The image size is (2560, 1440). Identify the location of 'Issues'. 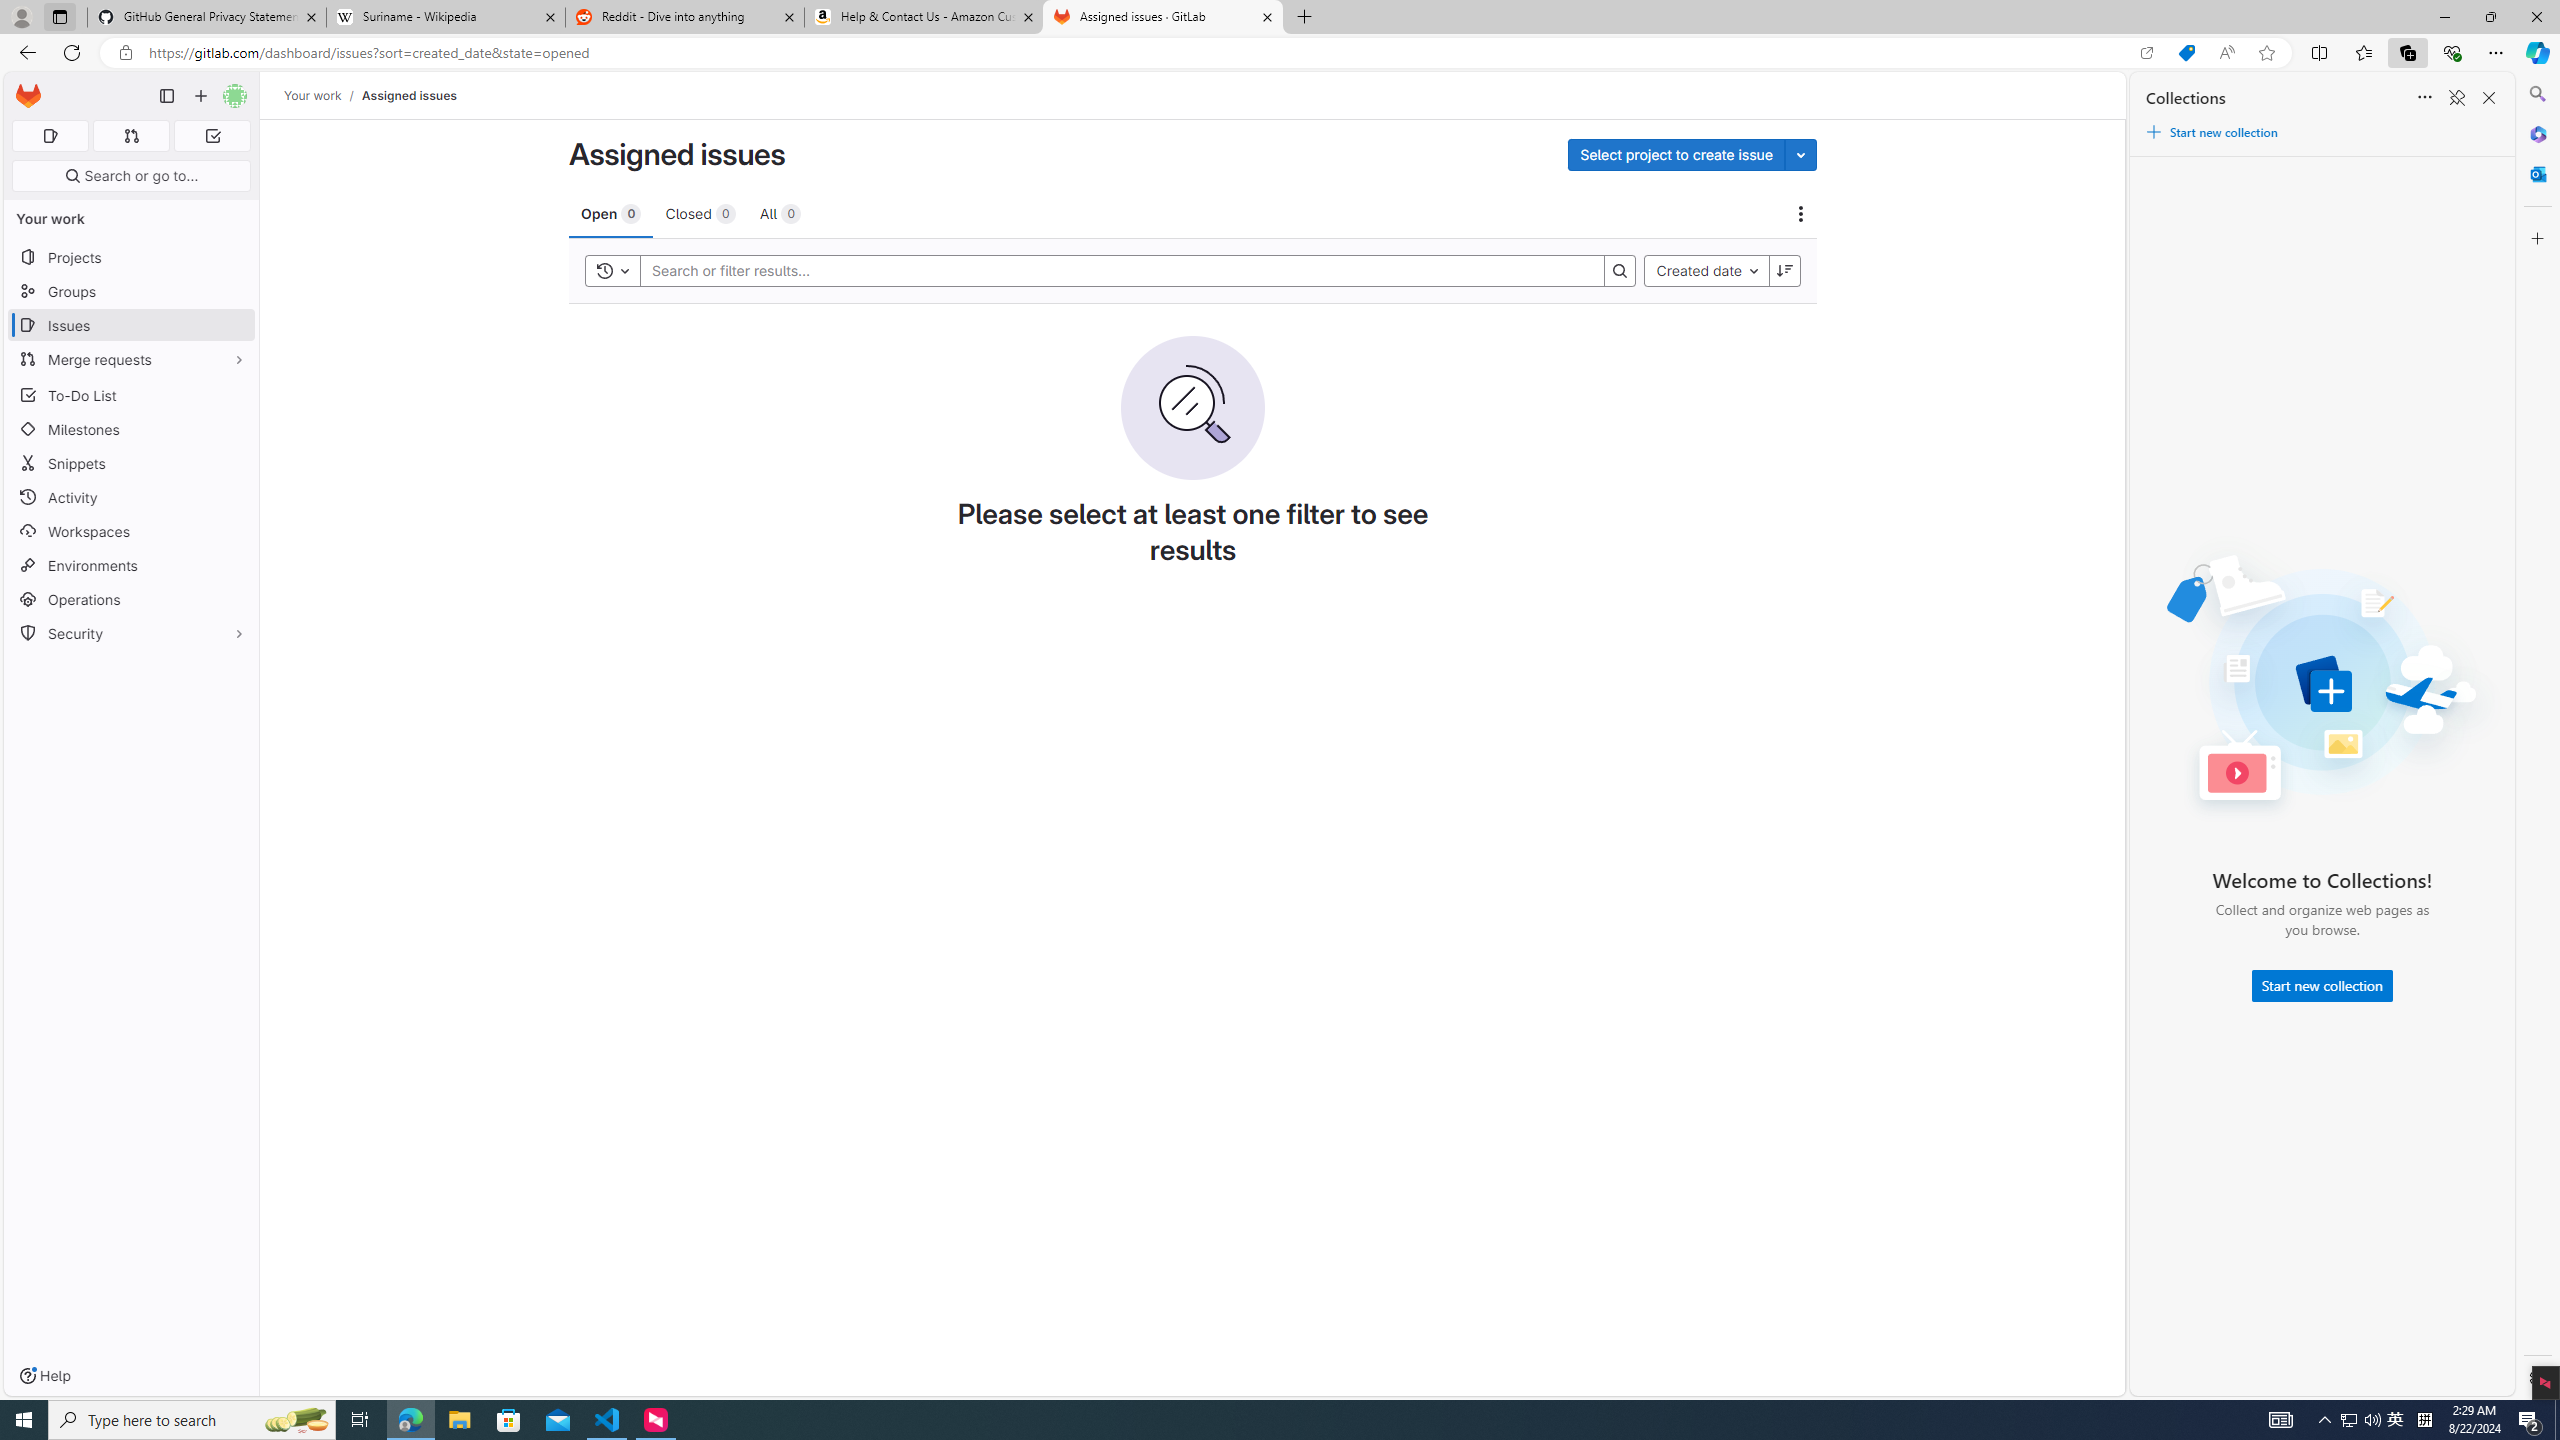
(130, 325).